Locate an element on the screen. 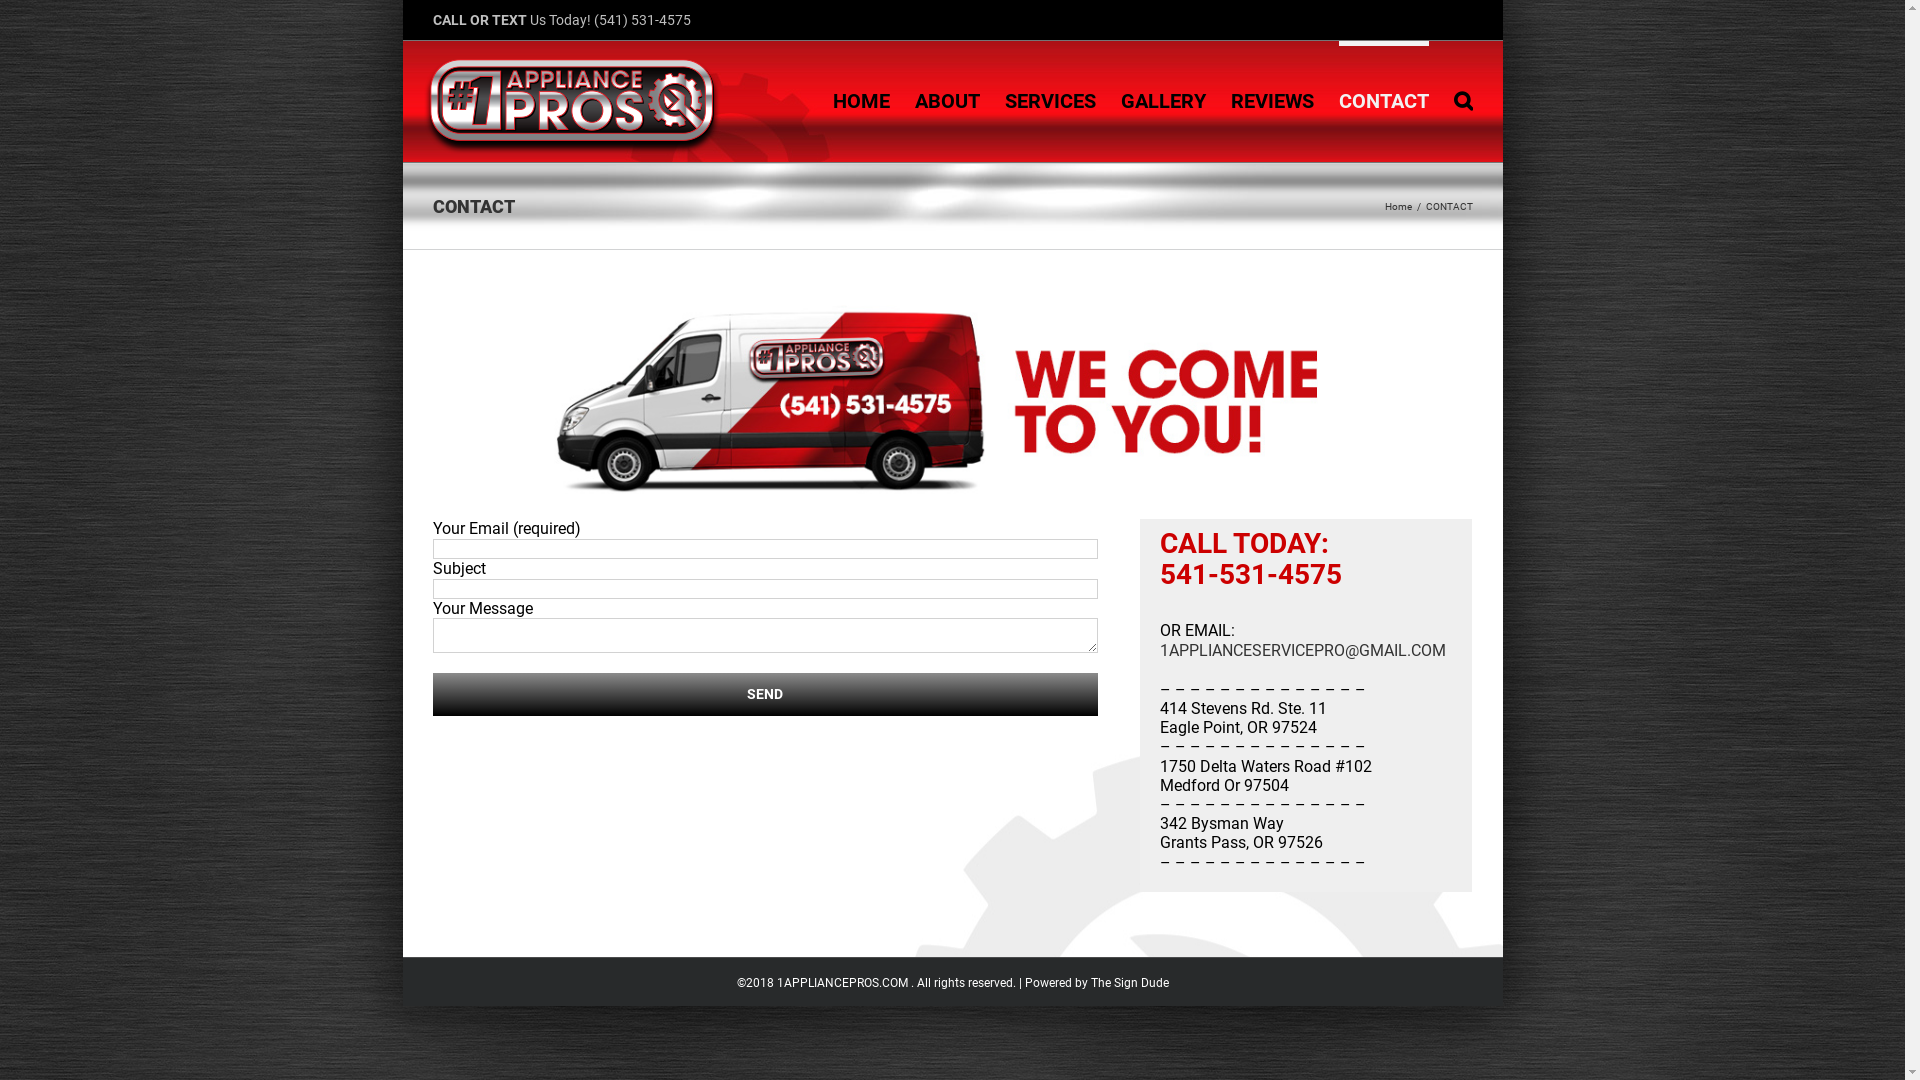 The width and height of the screenshot is (1920, 1080). 'REVIEWS' is located at coordinates (1270, 98).